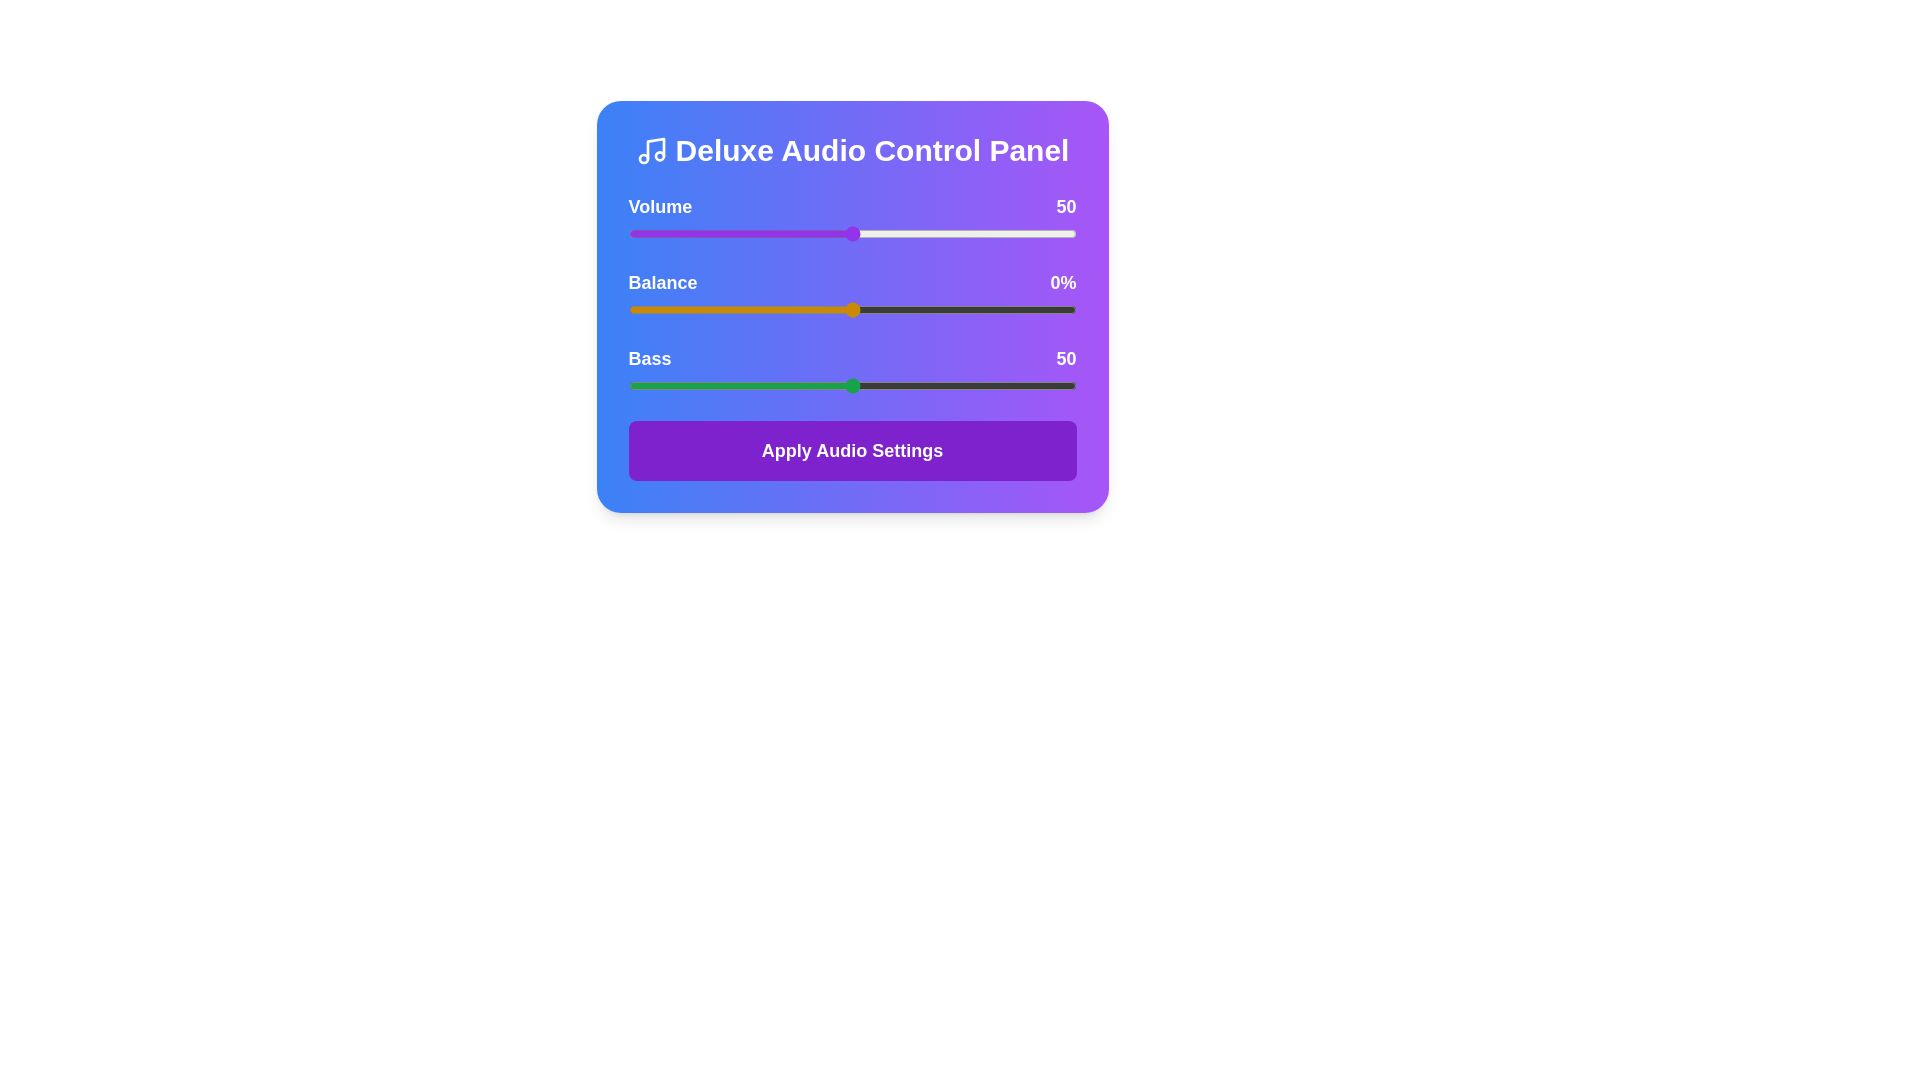  I want to click on balance, so click(721, 309).